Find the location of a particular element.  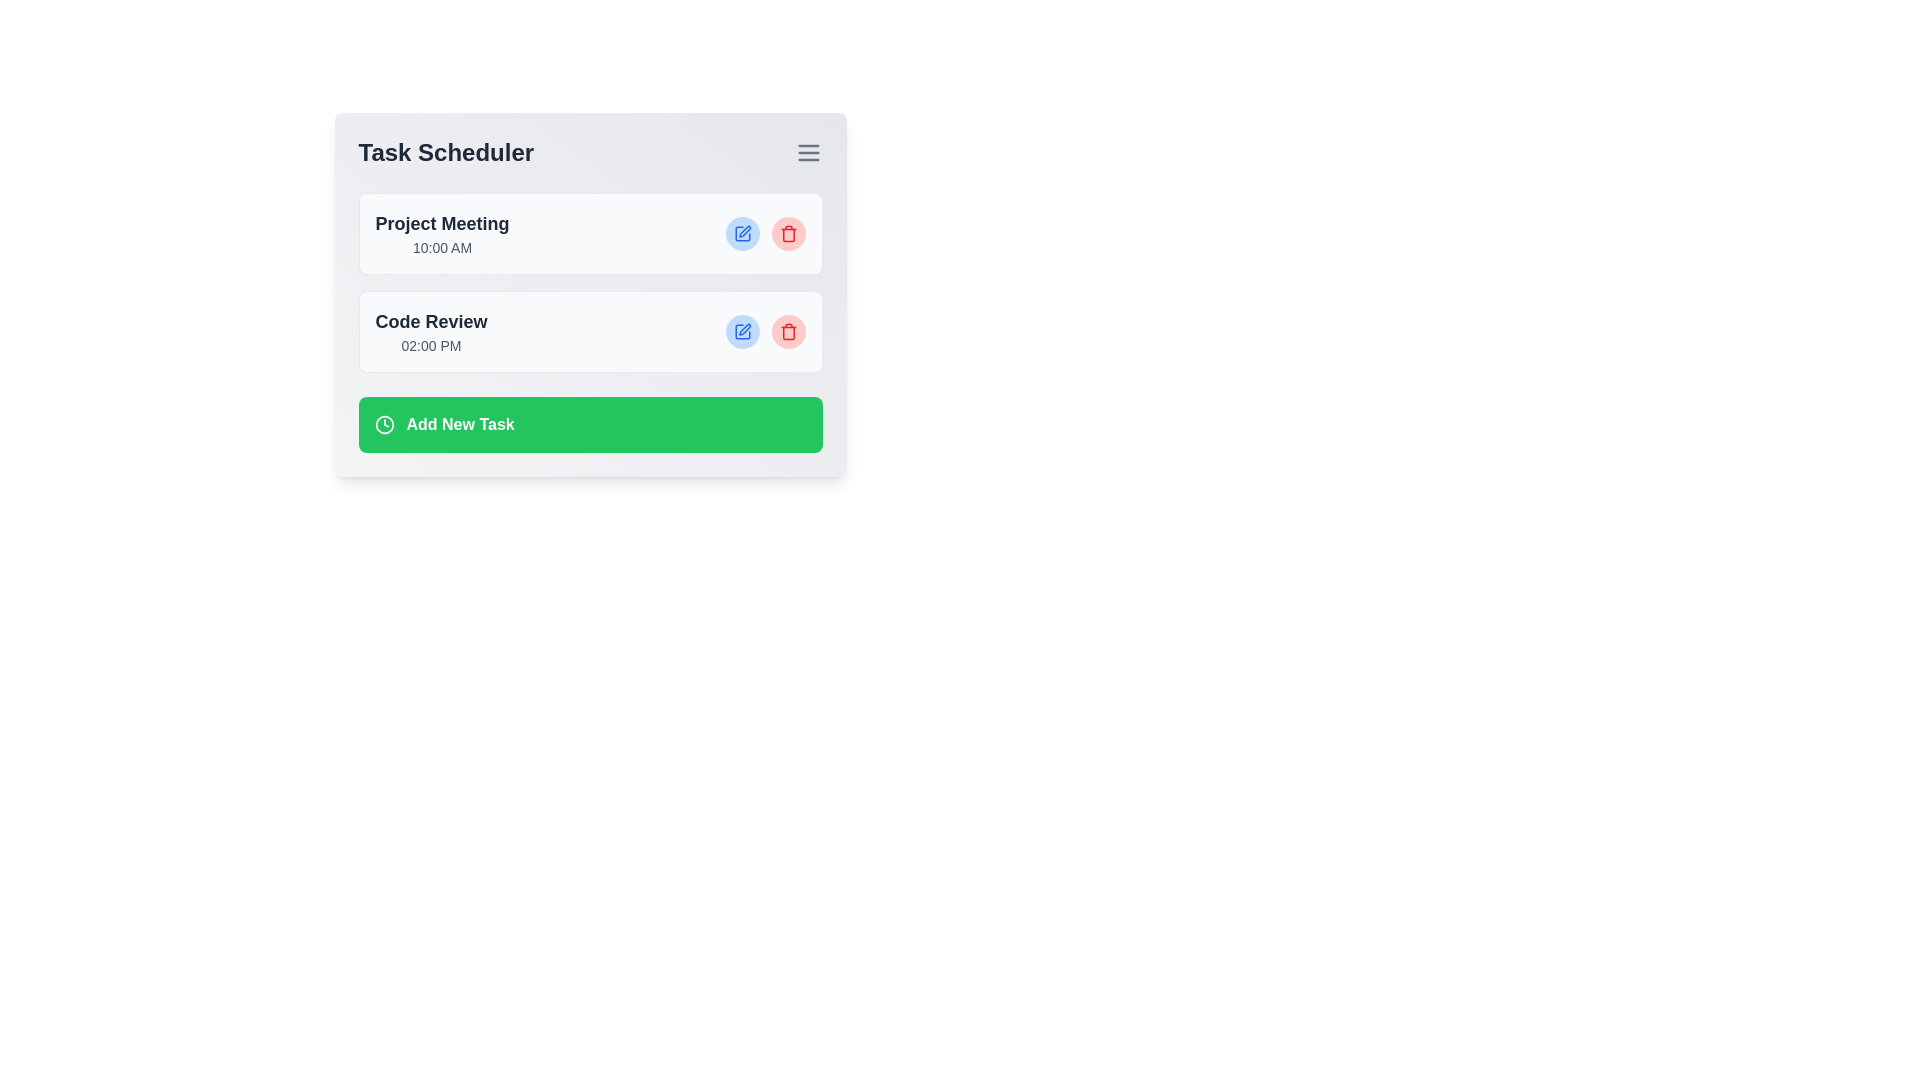

the SVG Circle element that is part of the clock icon within the green 'Add New Task' button located at the bottom of the task list in the Task Scheduler interface is located at coordinates (384, 423).